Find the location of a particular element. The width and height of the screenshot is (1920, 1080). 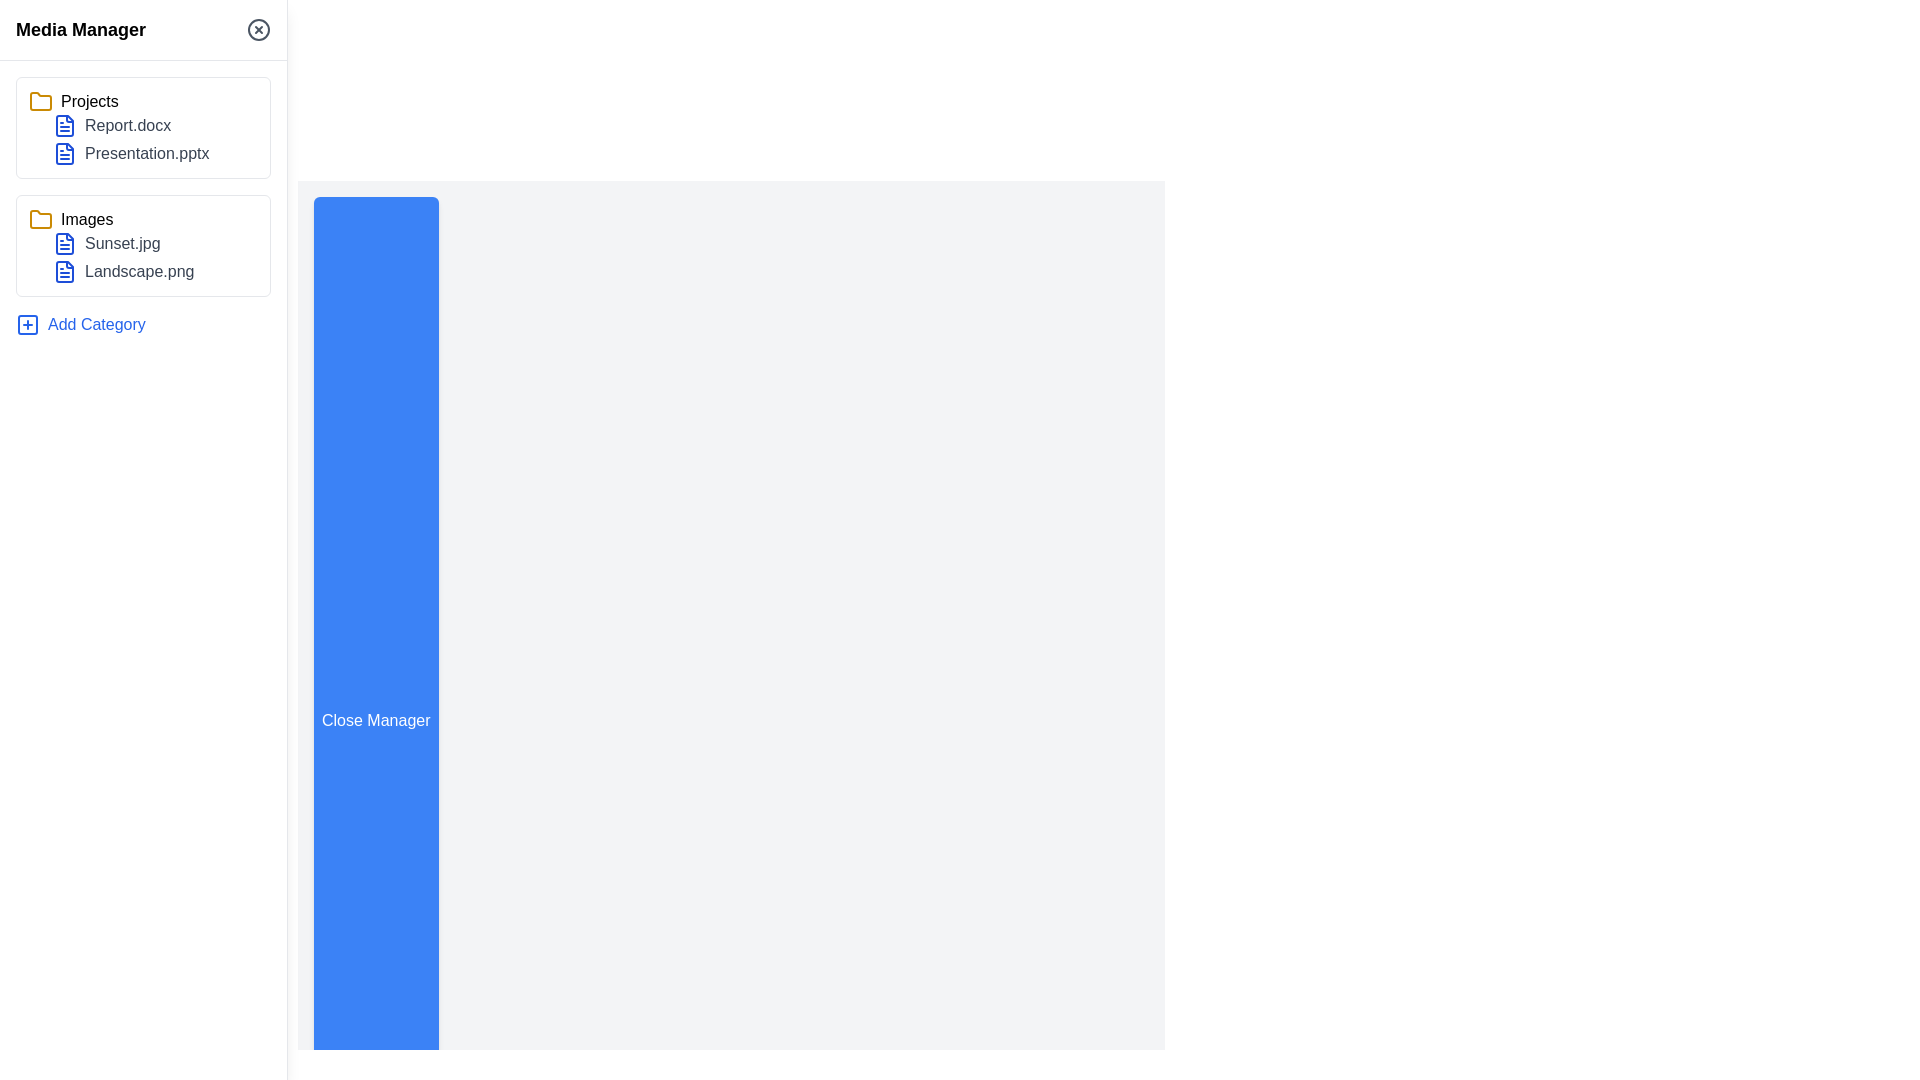

the first icon representing the 'Landscape.png' file type in the 'Images' section of the media manager panel is located at coordinates (65, 272).